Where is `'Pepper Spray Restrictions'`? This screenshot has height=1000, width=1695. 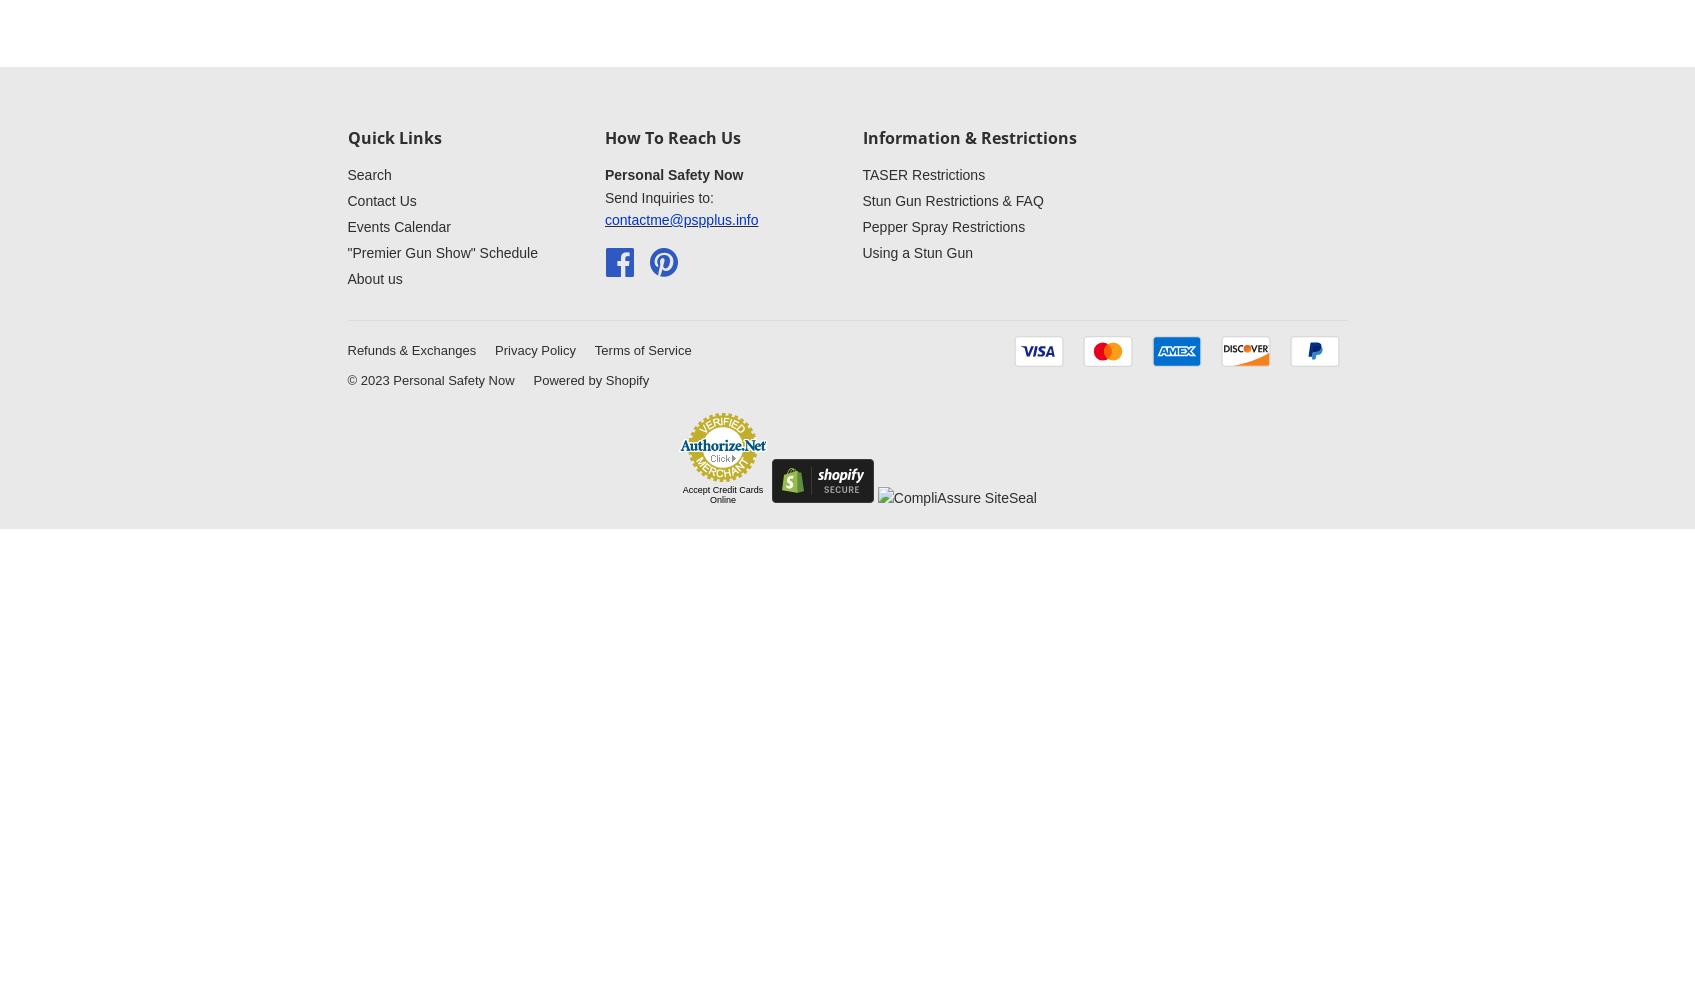 'Pepper Spray Restrictions' is located at coordinates (861, 226).